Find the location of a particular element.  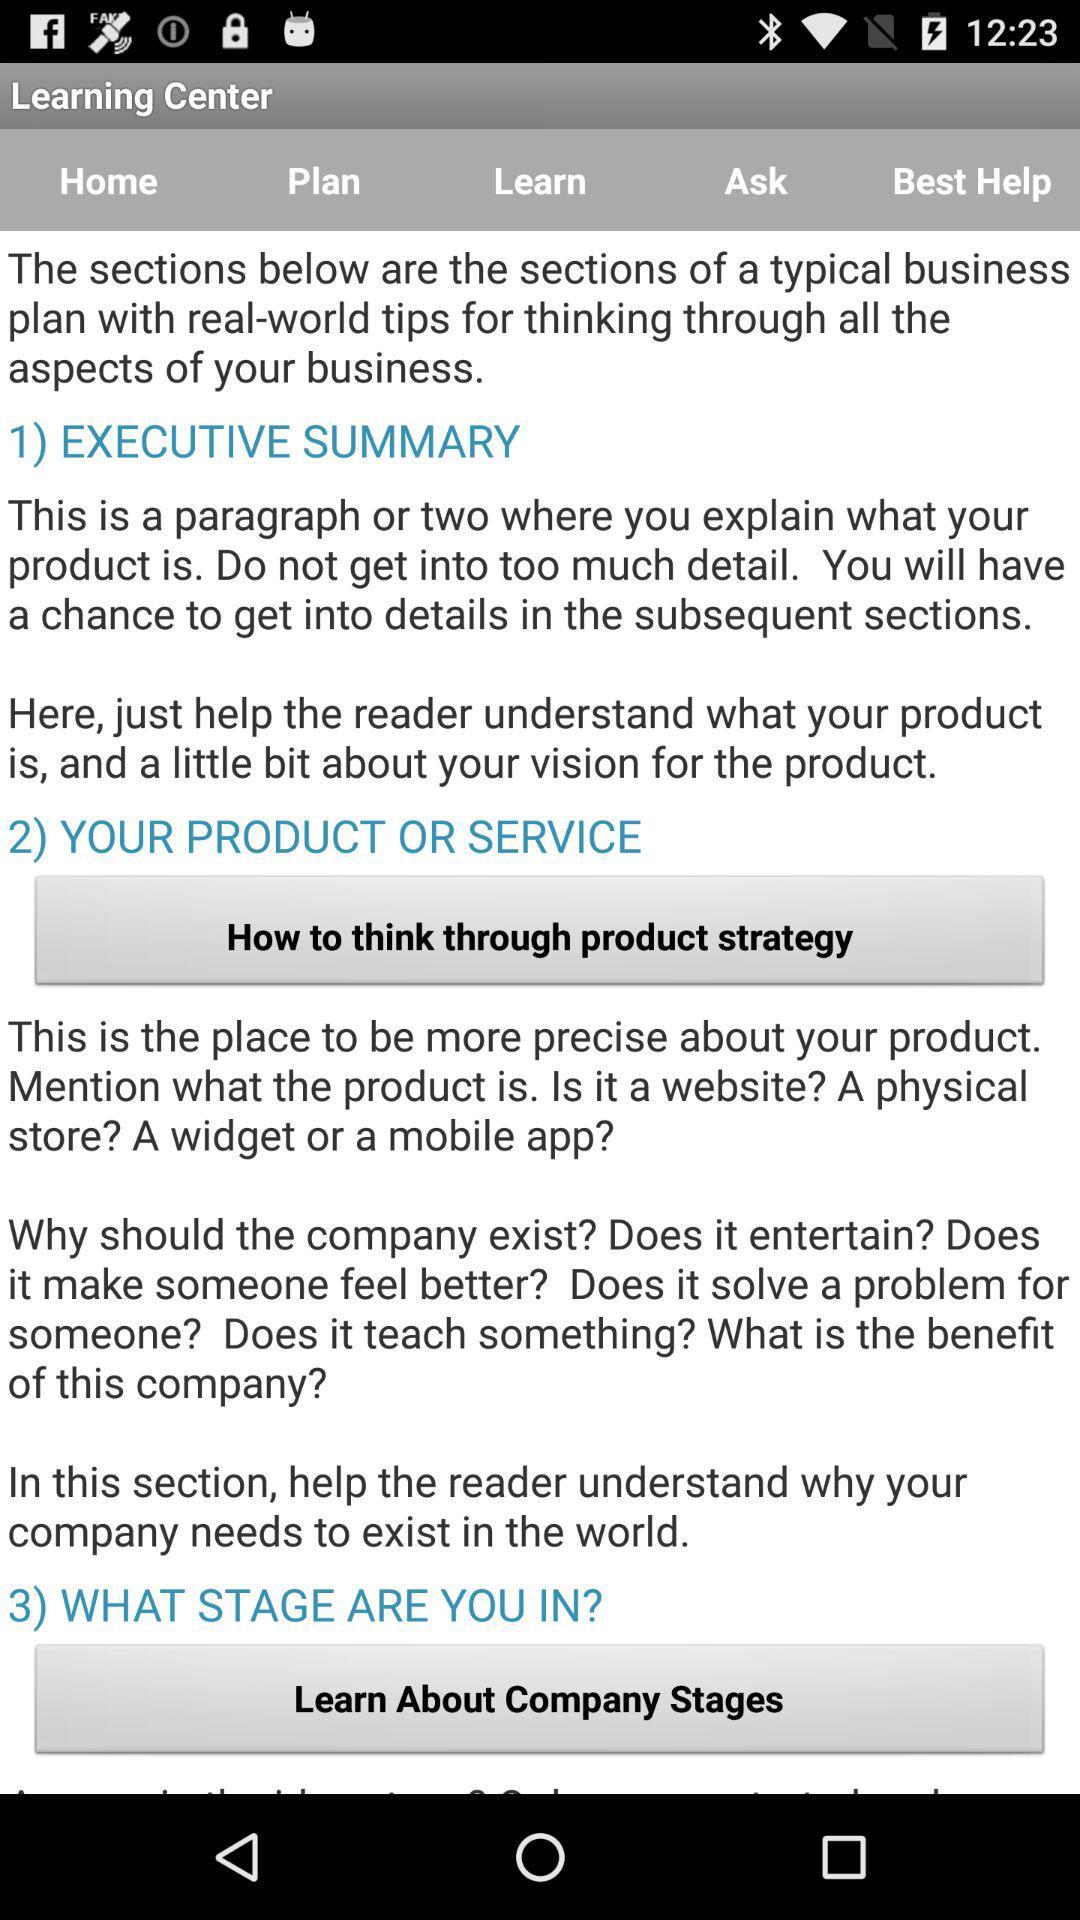

icon above the the sections below item is located at coordinates (108, 180).